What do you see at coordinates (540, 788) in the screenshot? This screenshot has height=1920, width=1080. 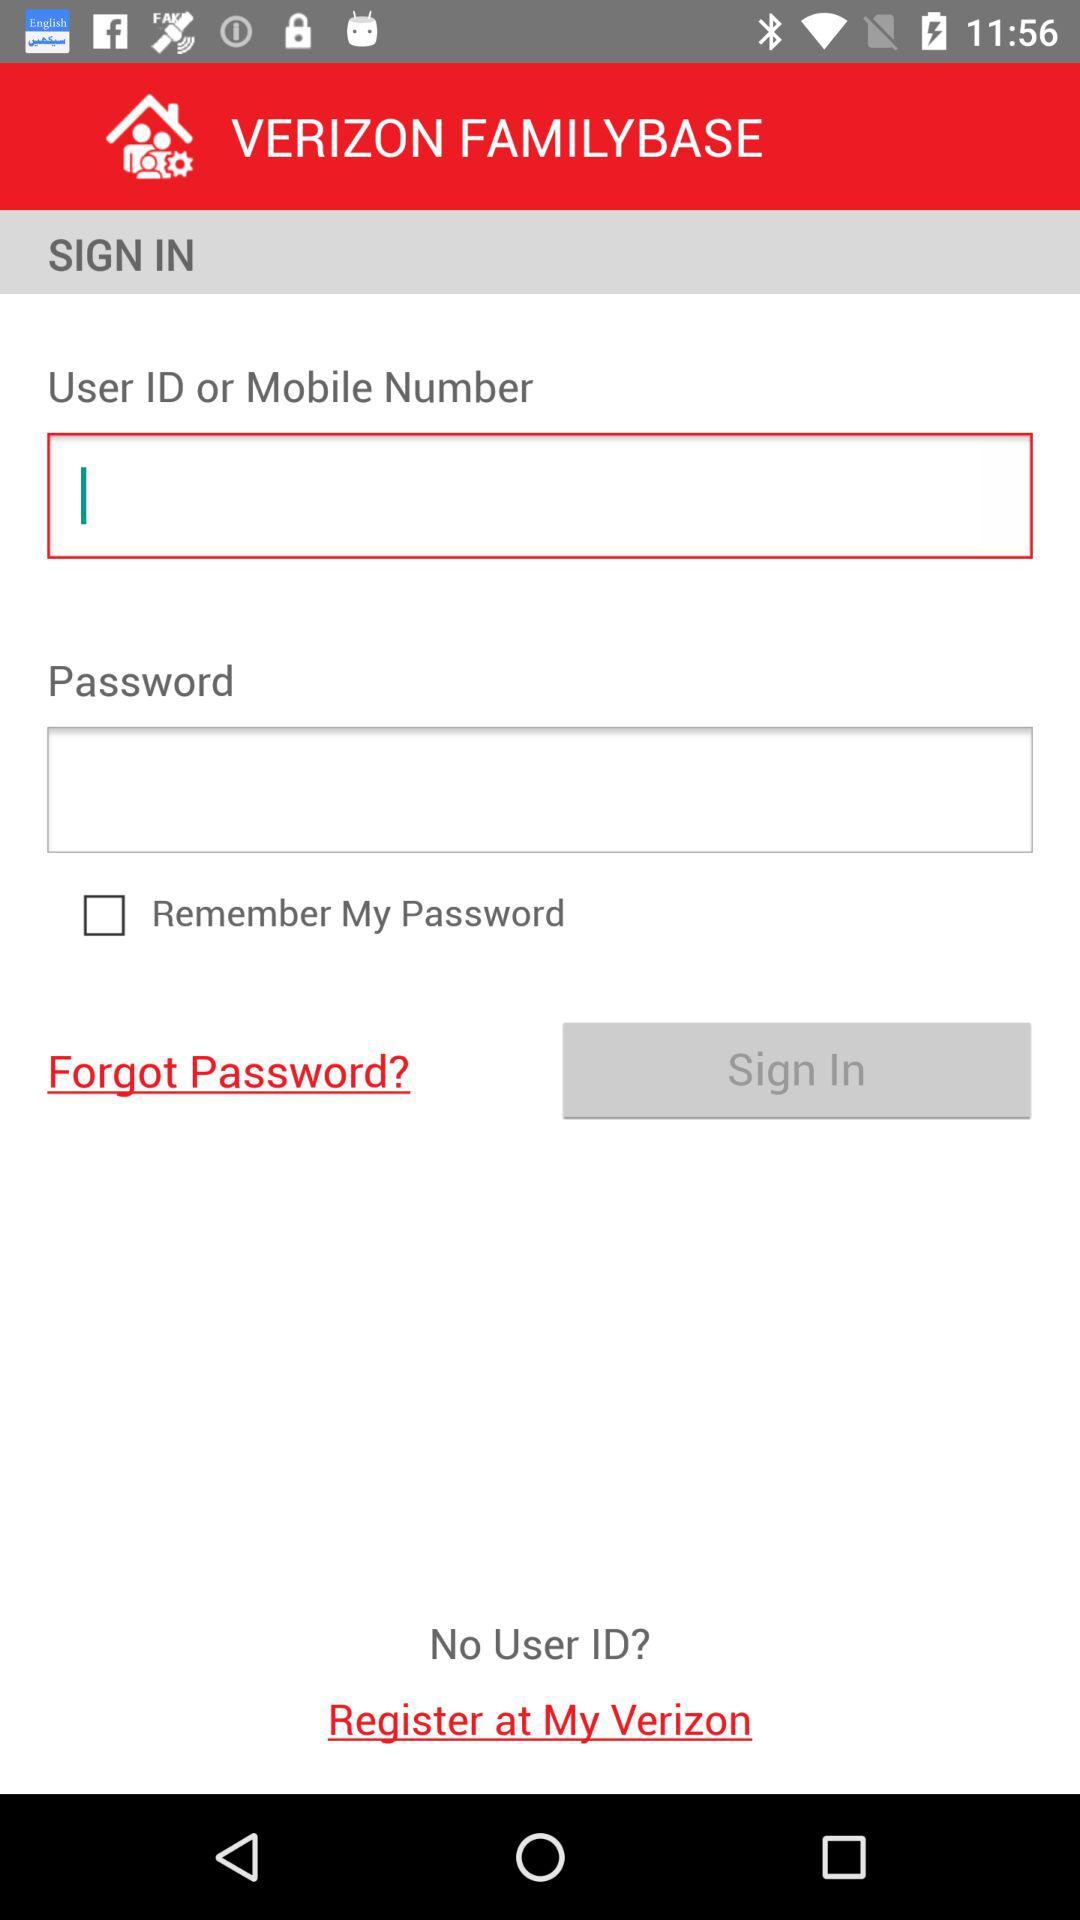 I see `password field` at bounding box center [540, 788].